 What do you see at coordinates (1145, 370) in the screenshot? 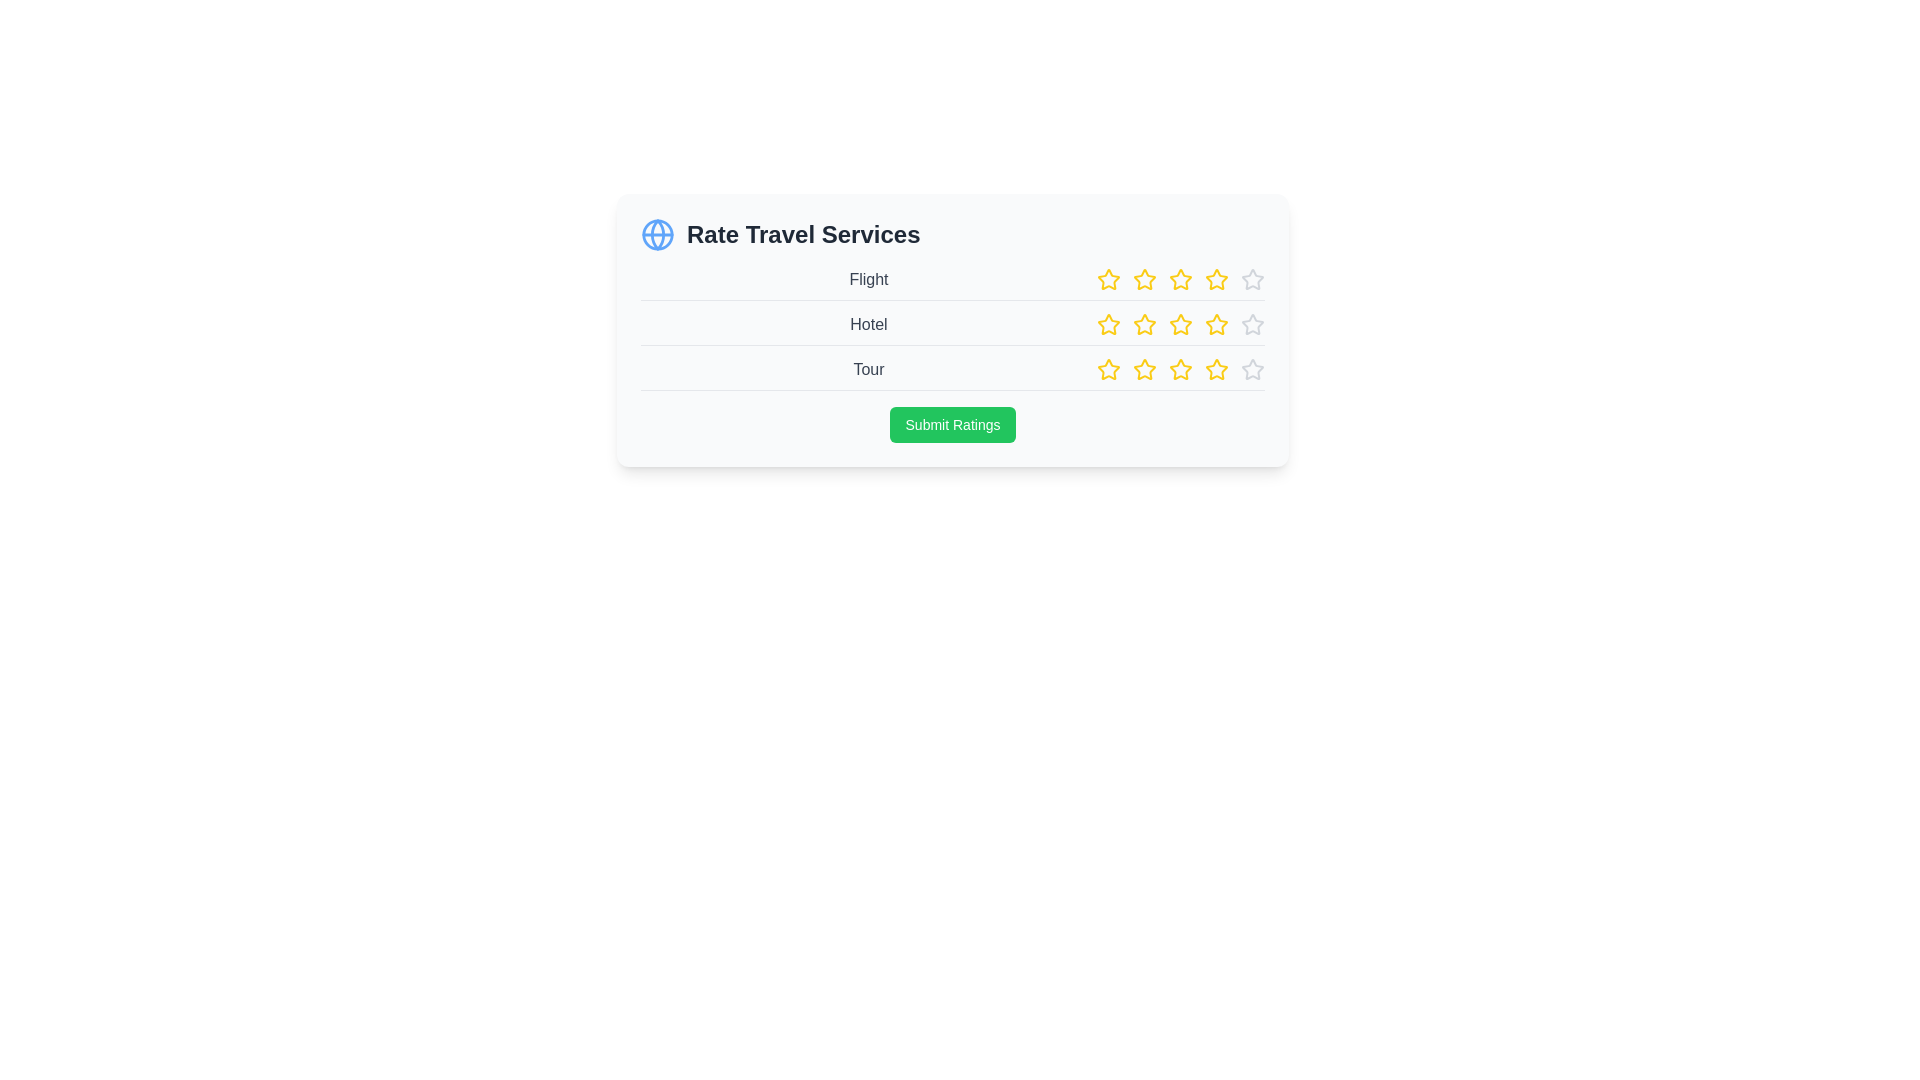
I see `the yellow star-shaped button, which is the third star in the 'Tour' rating section` at bounding box center [1145, 370].